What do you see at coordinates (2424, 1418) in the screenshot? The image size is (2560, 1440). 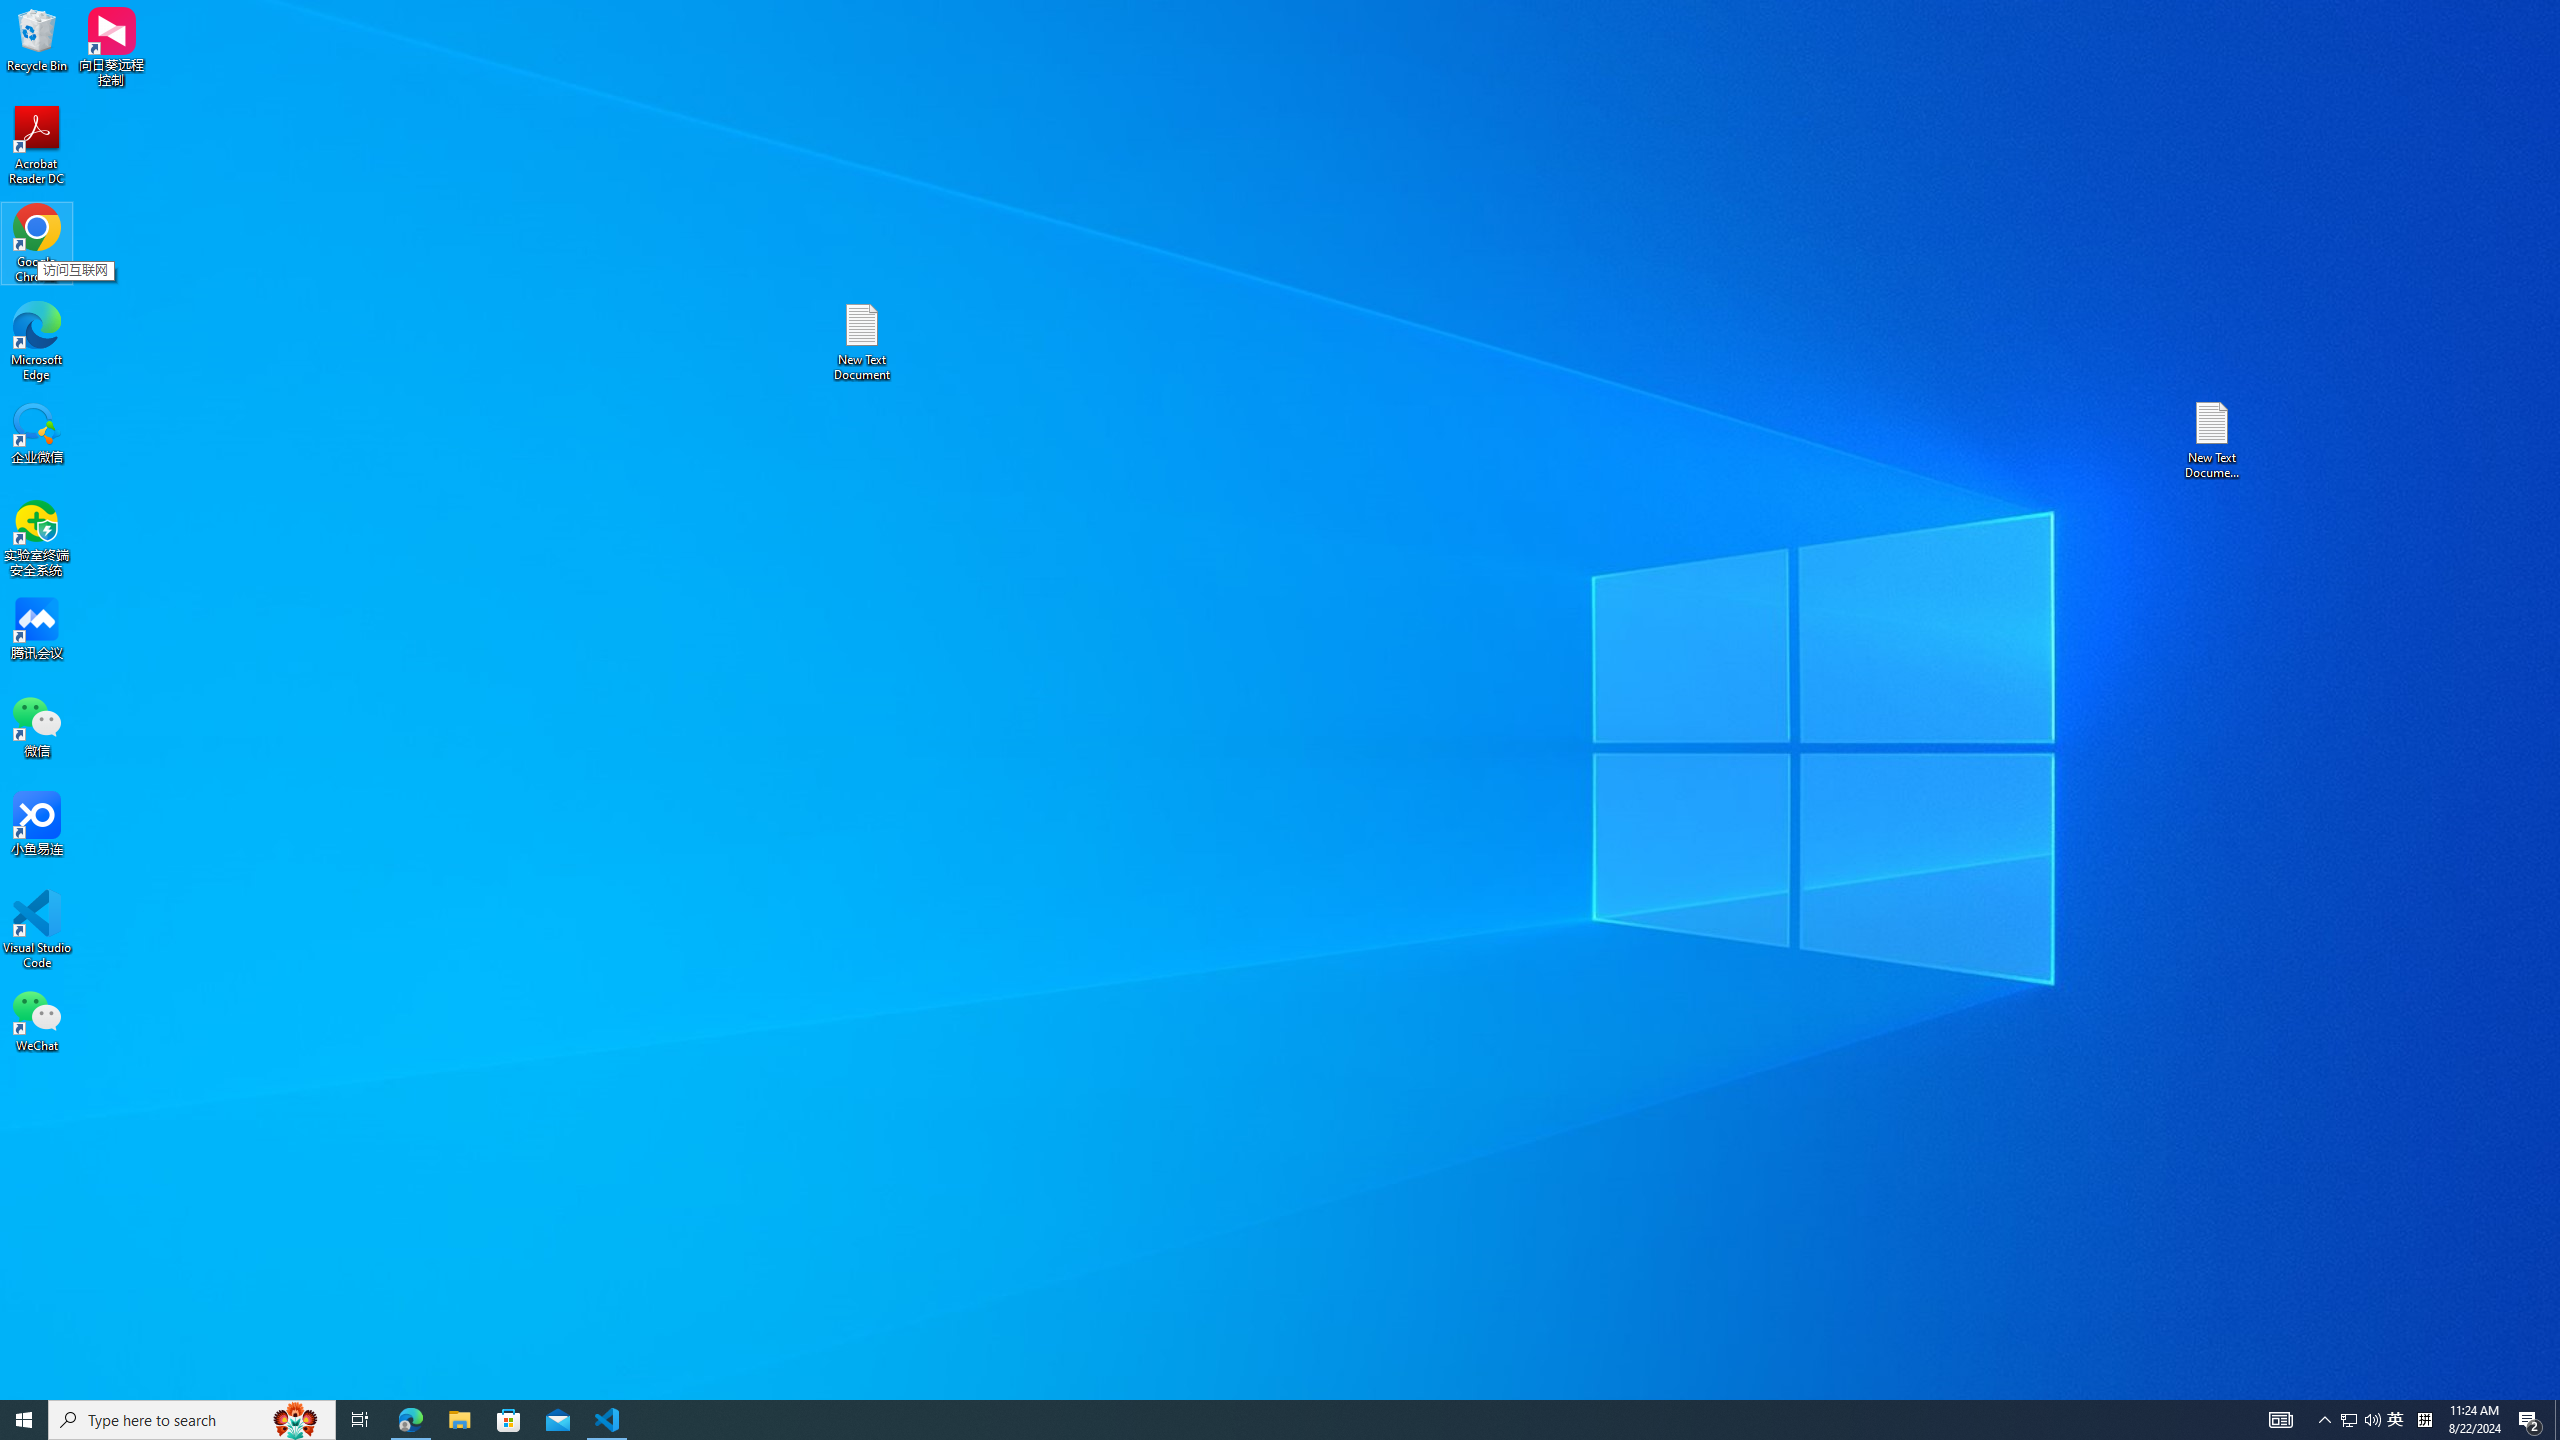 I see `'Tray Input Indicator - Chinese (Simplified, China)'` at bounding box center [2424, 1418].